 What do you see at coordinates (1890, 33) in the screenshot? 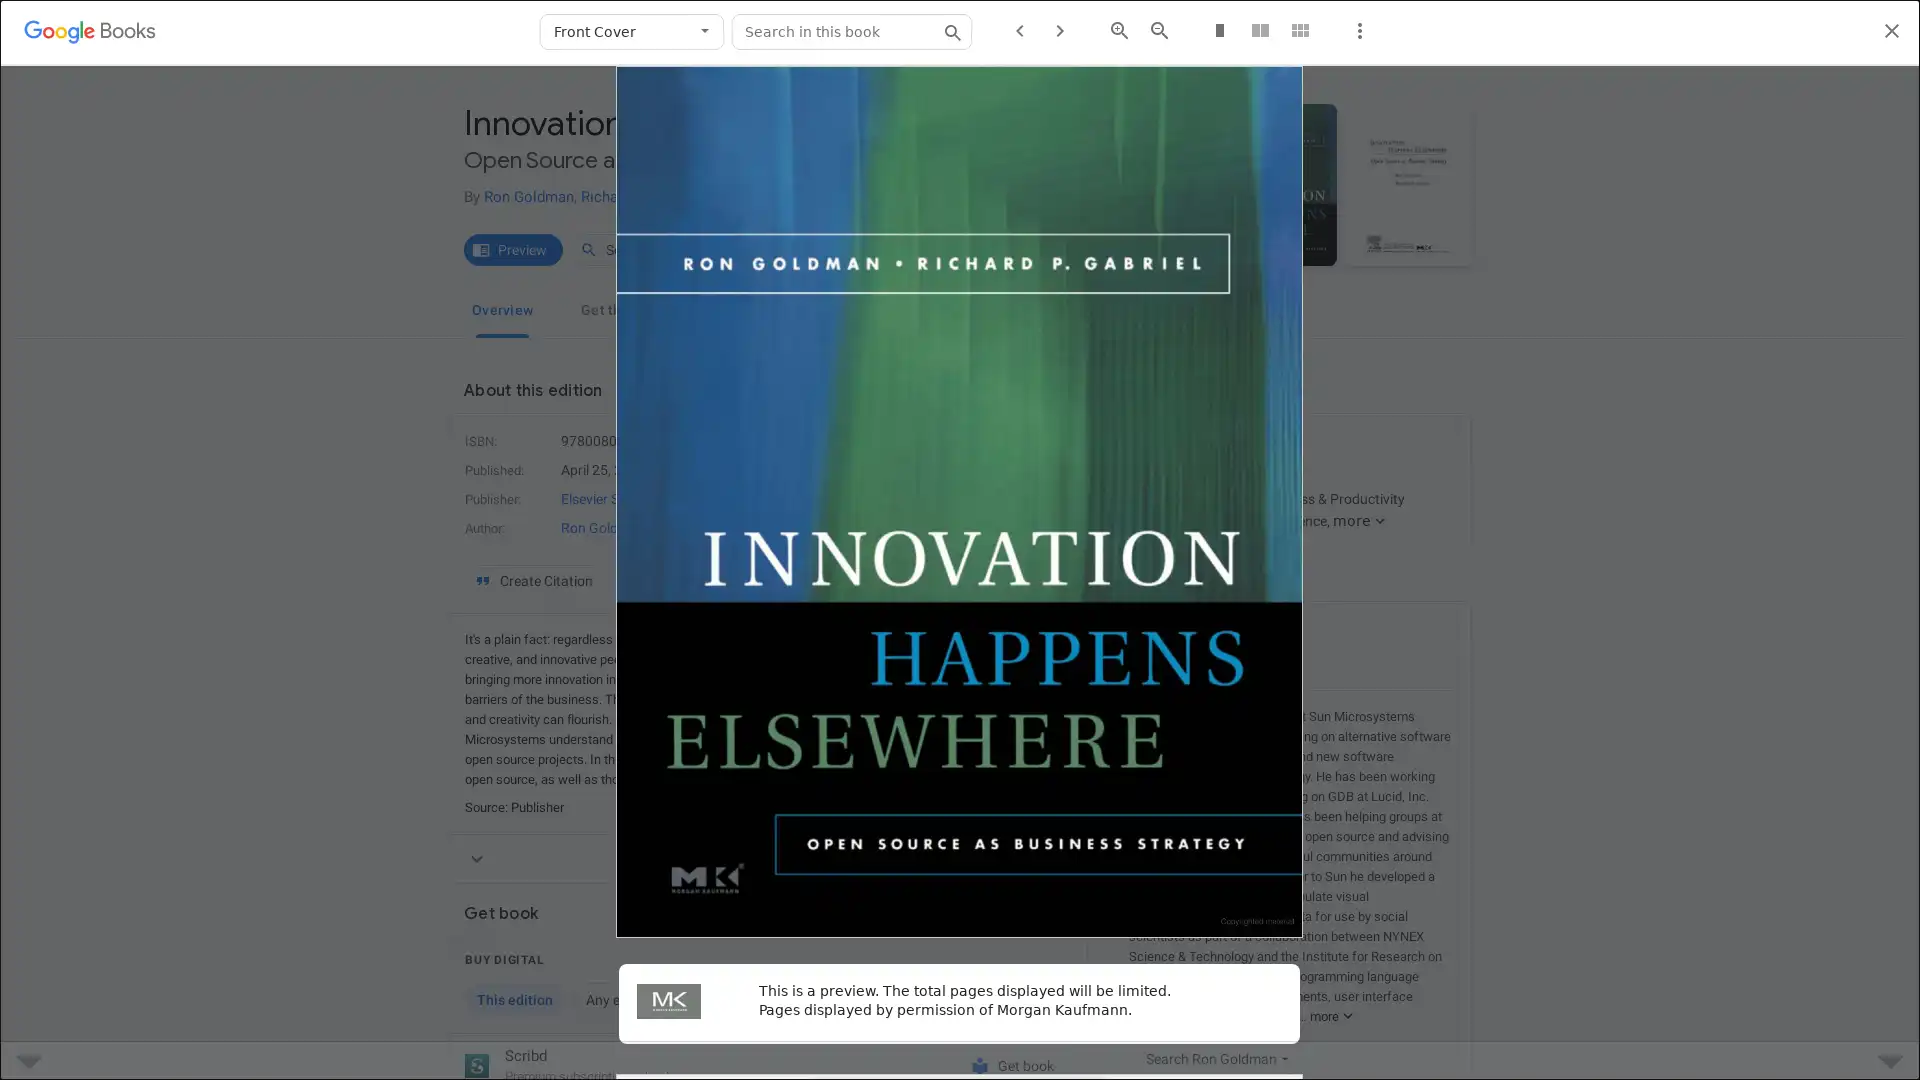
I see `Close preview dialog` at bounding box center [1890, 33].